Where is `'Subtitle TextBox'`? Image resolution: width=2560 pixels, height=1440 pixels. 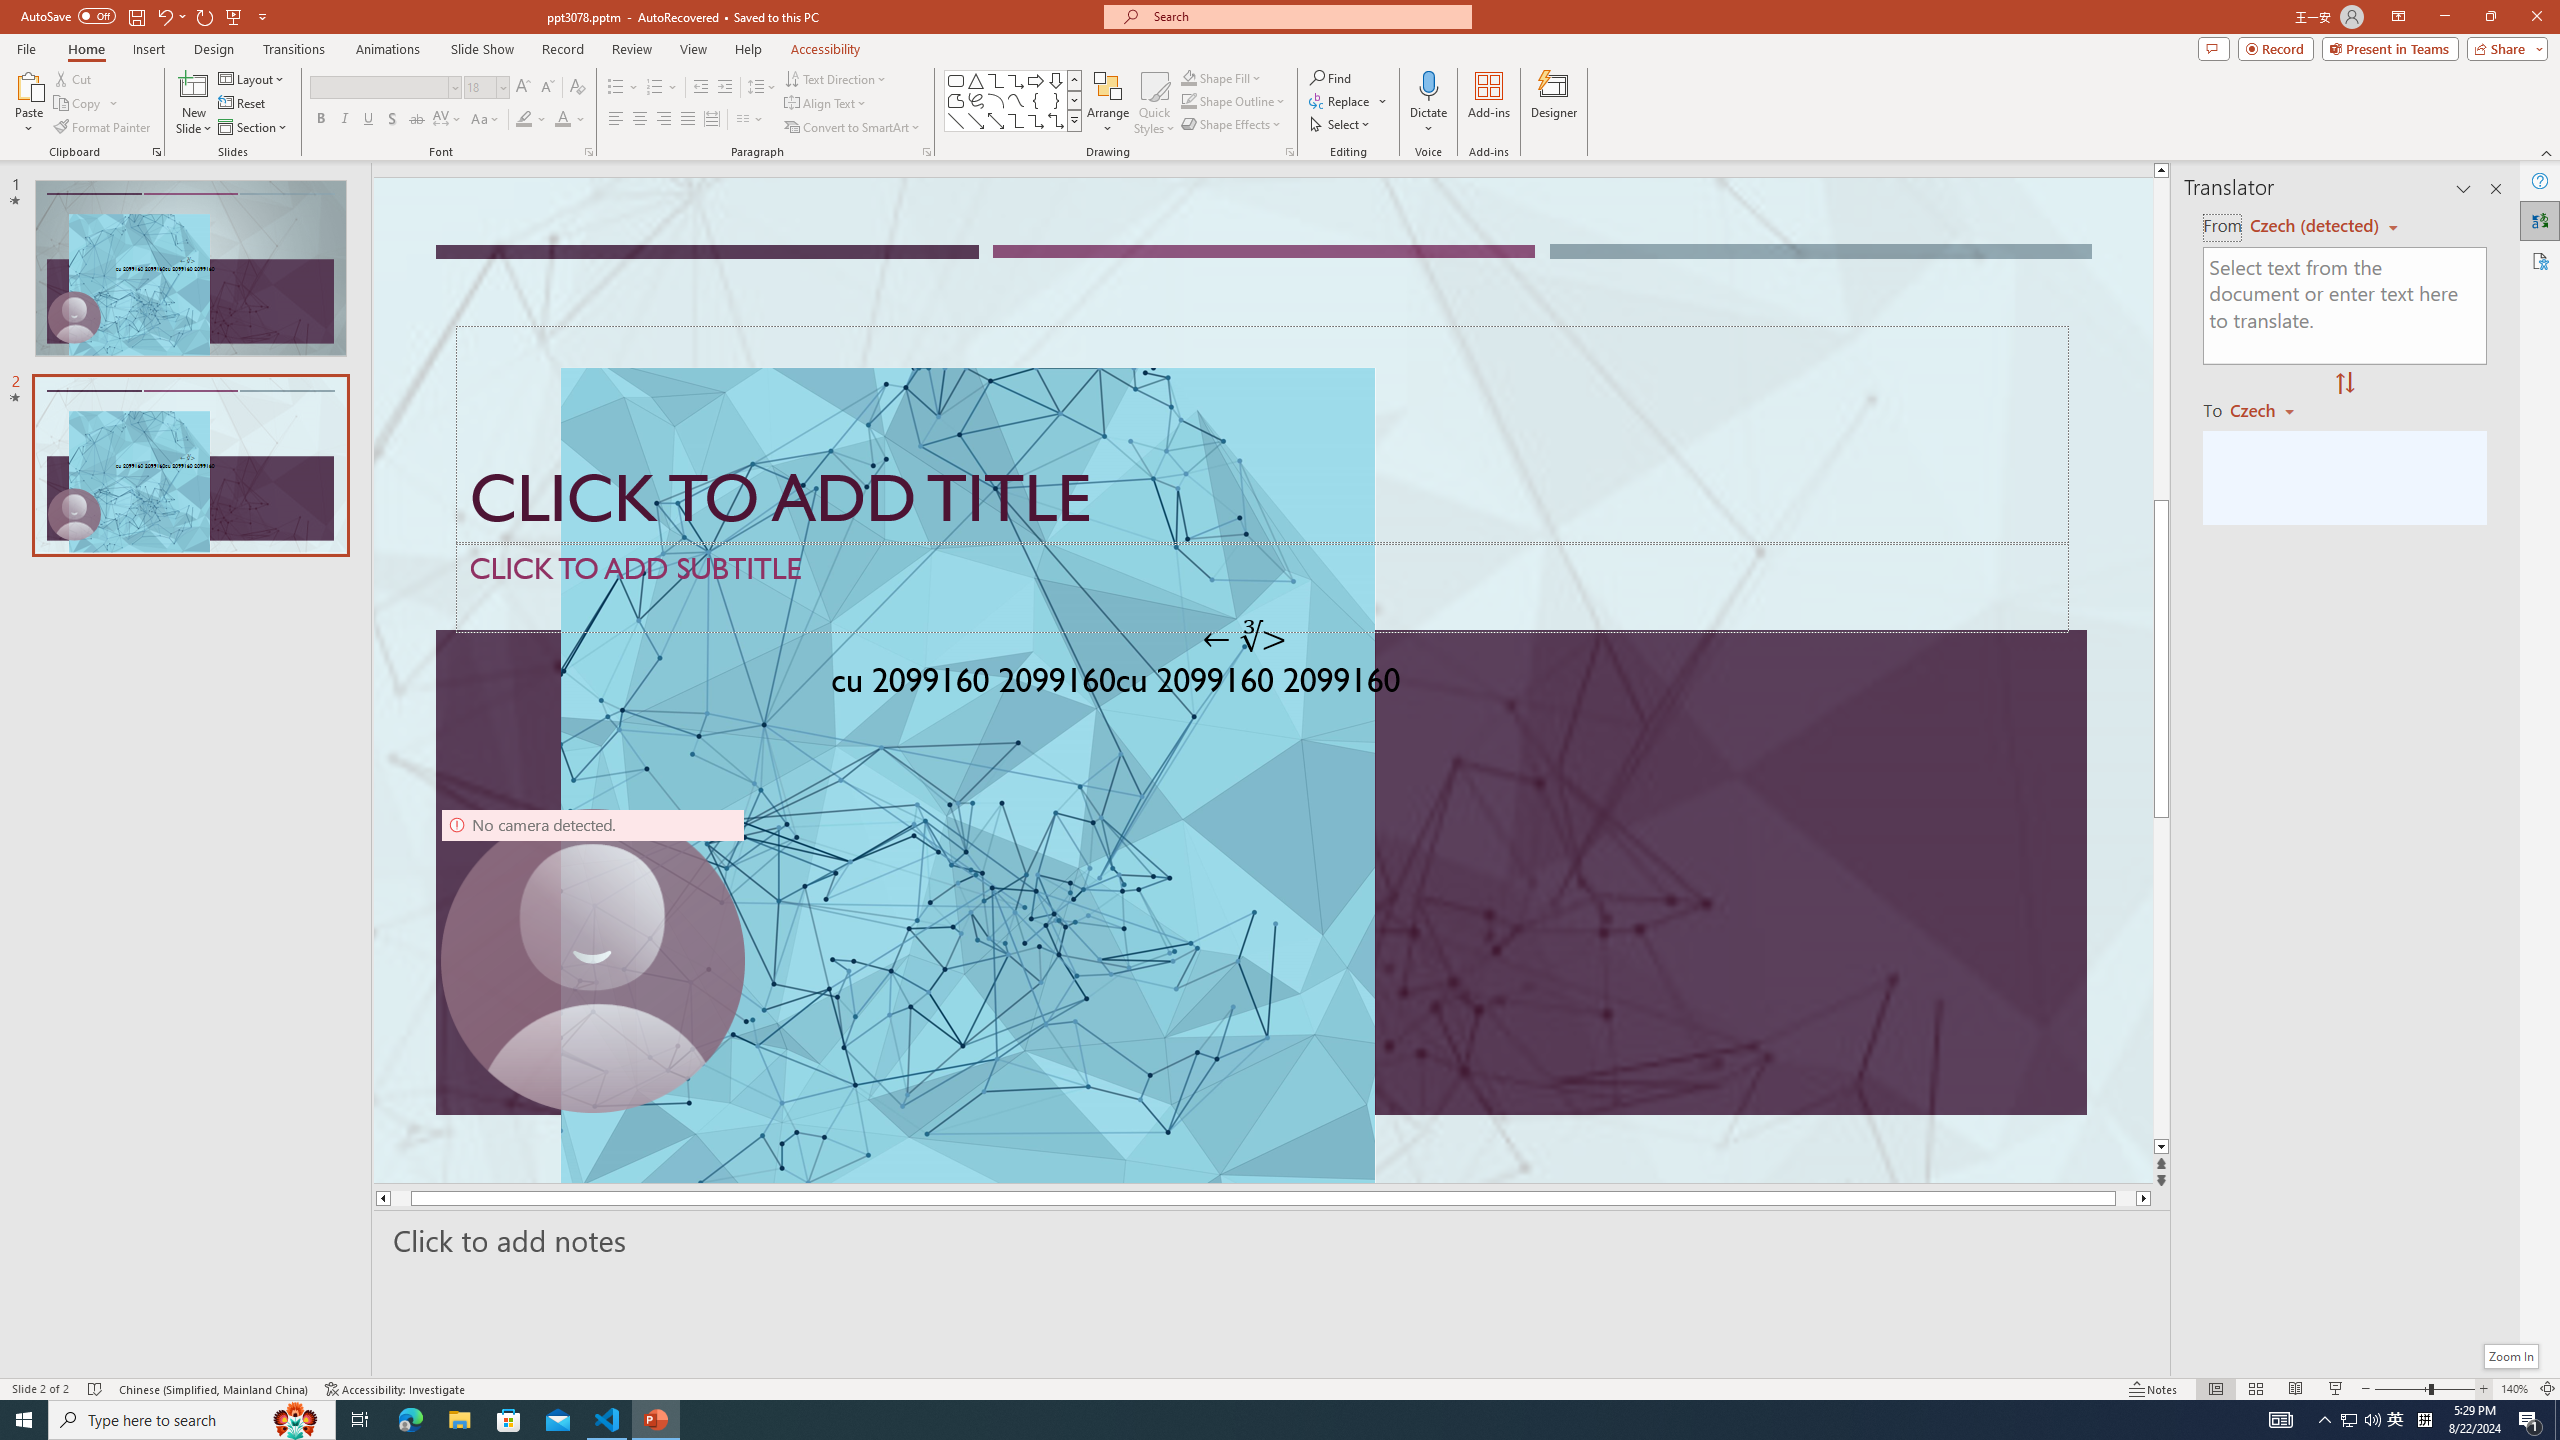 'Subtitle TextBox' is located at coordinates (1261, 586).